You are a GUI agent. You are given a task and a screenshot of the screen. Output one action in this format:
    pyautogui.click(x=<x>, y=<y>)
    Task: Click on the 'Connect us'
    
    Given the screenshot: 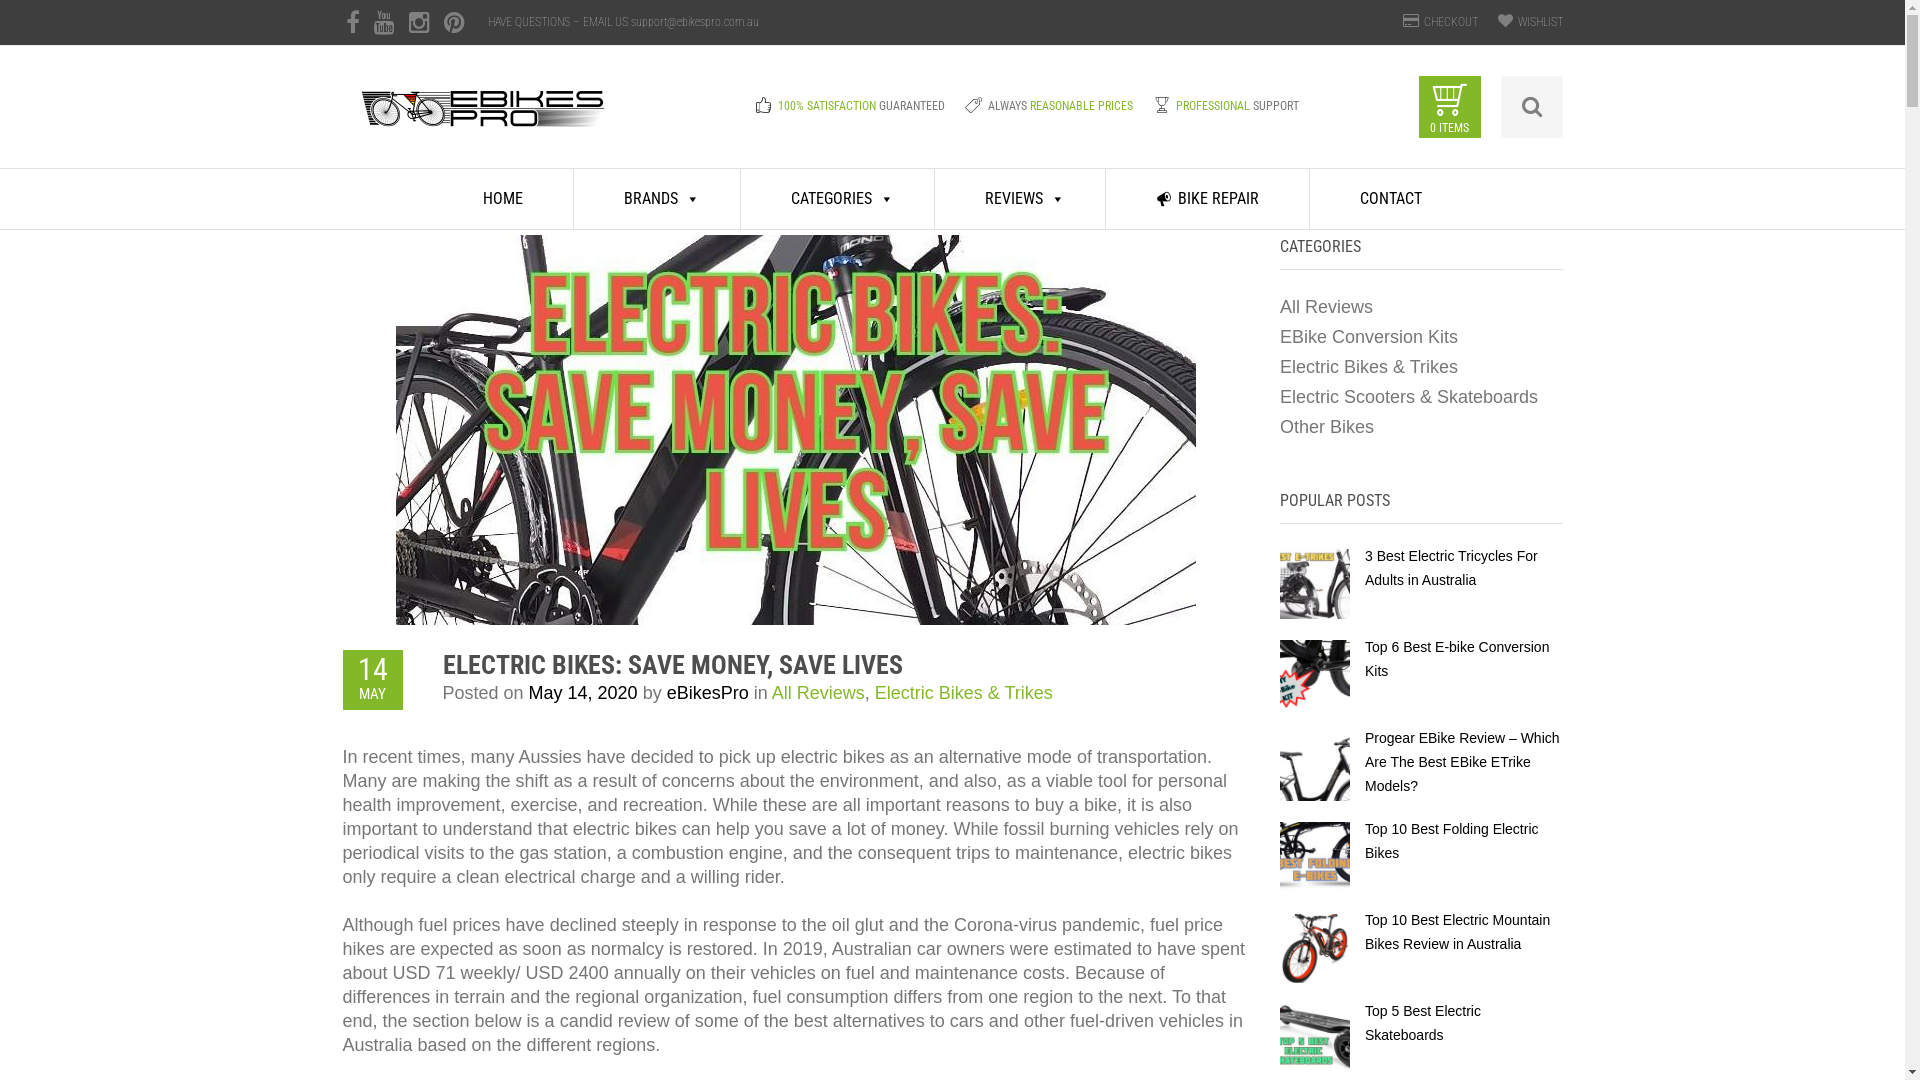 What is the action you would take?
    pyautogui.click(x=351, y=23)
    